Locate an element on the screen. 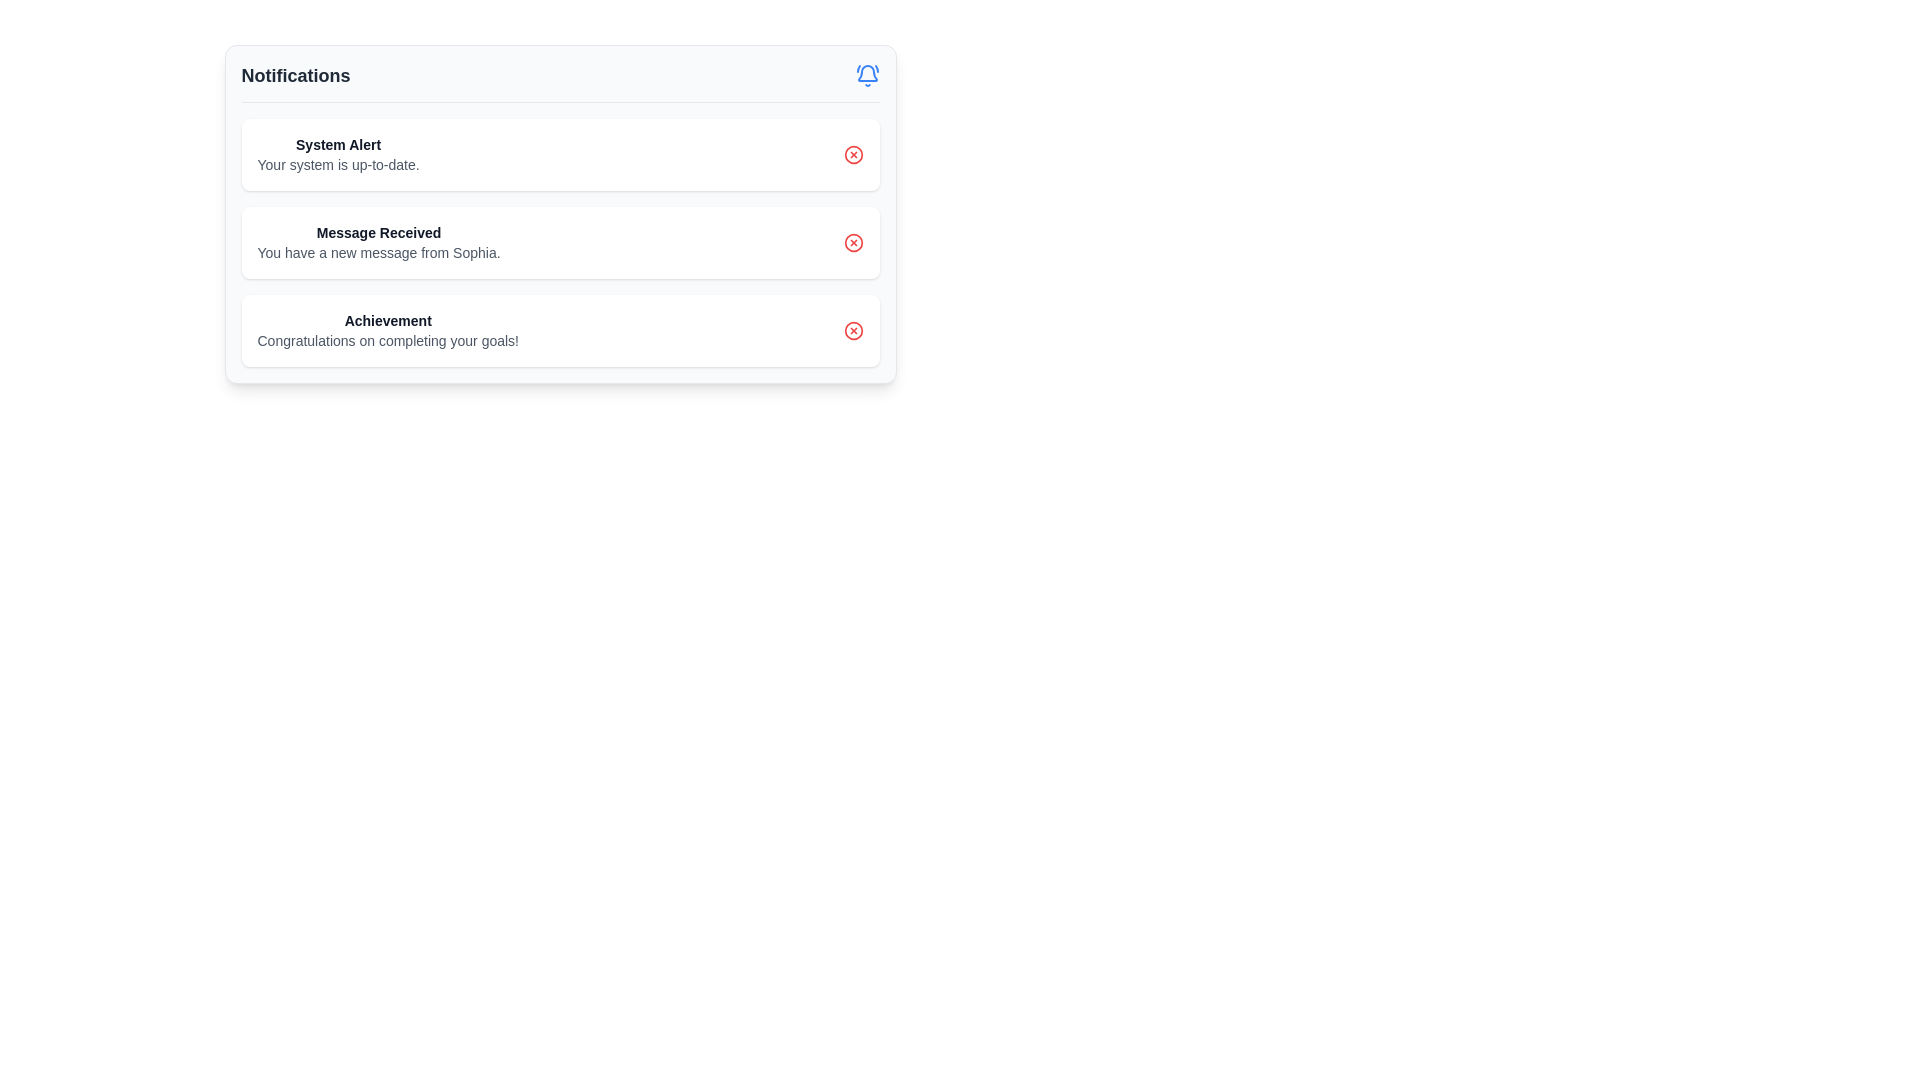 The height and width of the screenshot is (1080, 1920). the 'Achievement' text label displayed in bold font style located in the third notification card within the 'Notifications' panel, above the message 'Congratulations on completing your goals!' is located at coordinates (388, 319).